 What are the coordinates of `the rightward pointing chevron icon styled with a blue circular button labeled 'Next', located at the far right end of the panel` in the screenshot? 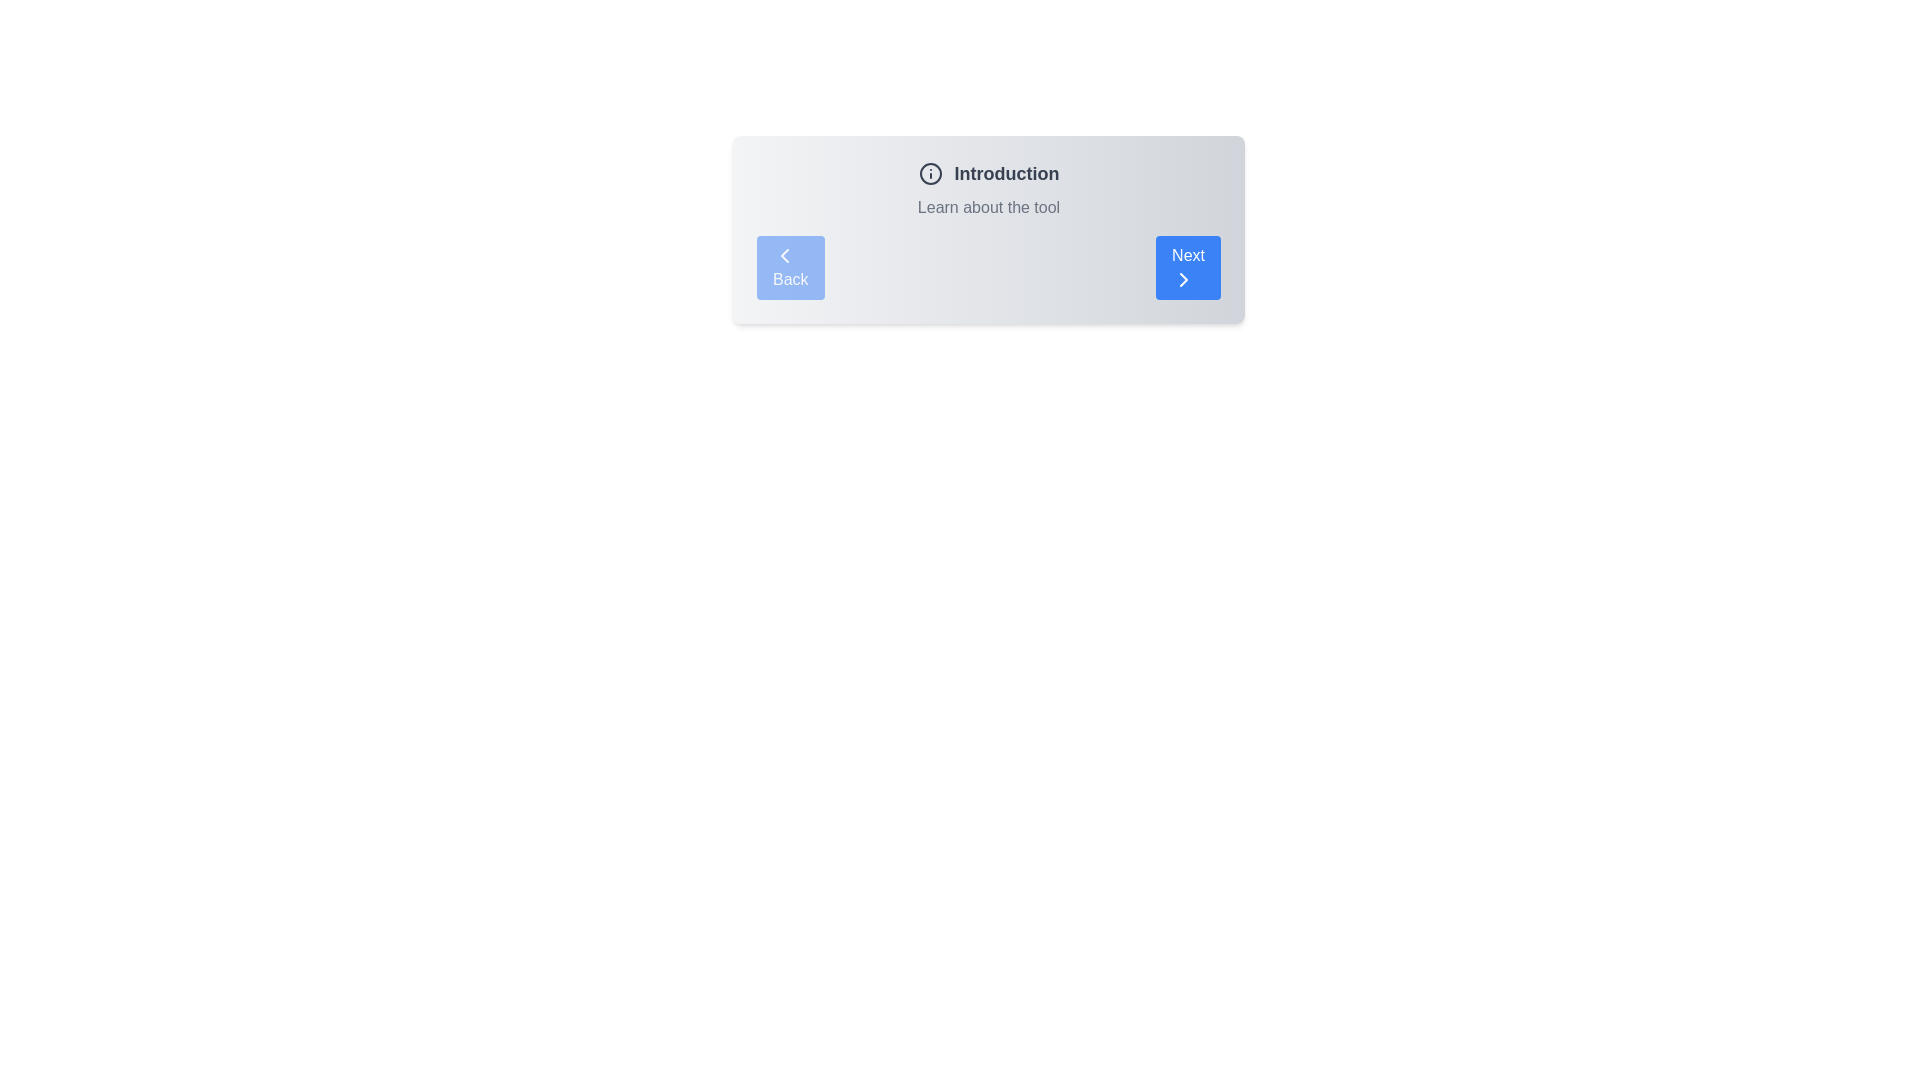 It's located at (1184, 280).